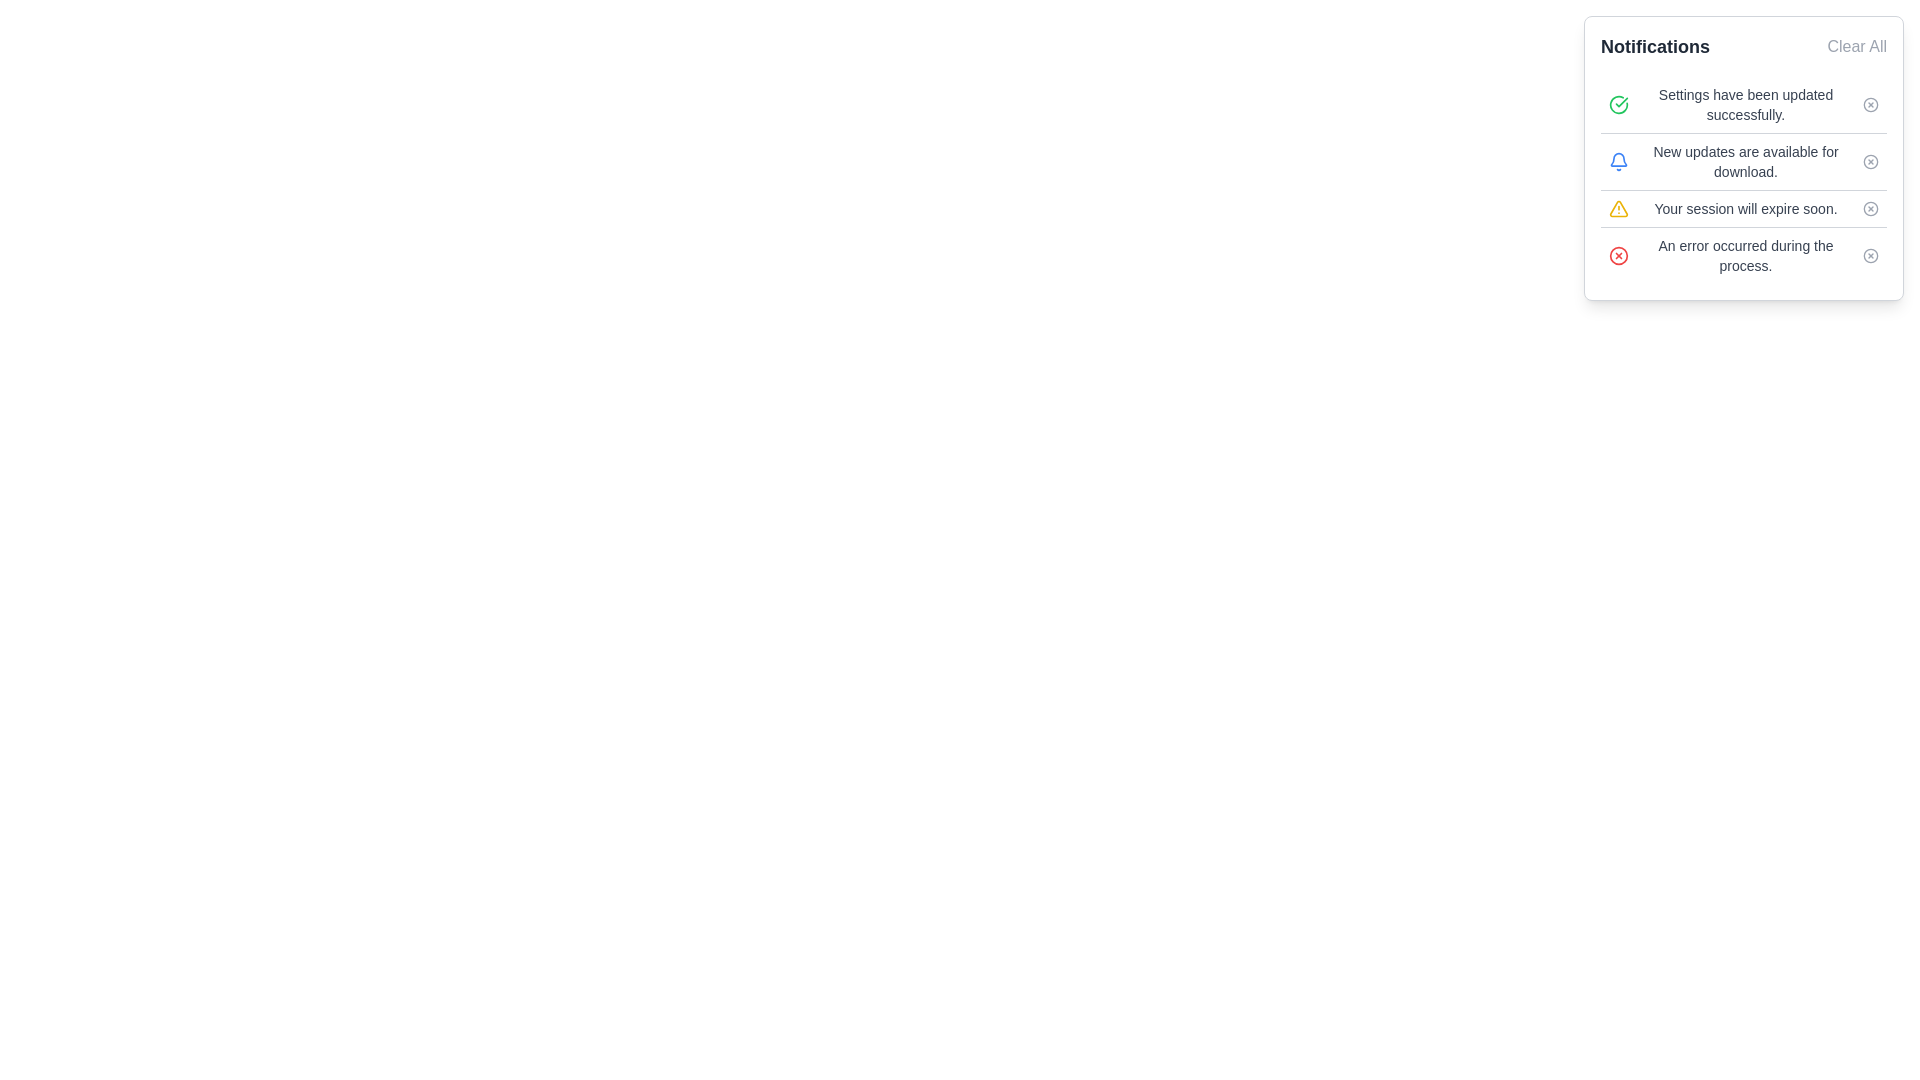 This screenshot has width=1920, height=1080. What do you see at coordinates (1870, 253) in the screenshot?
I see `small hollow circle icon located at the bottom-right corner of the notification popup, which indicates actions or errors` at bounding box center [1870, 253].